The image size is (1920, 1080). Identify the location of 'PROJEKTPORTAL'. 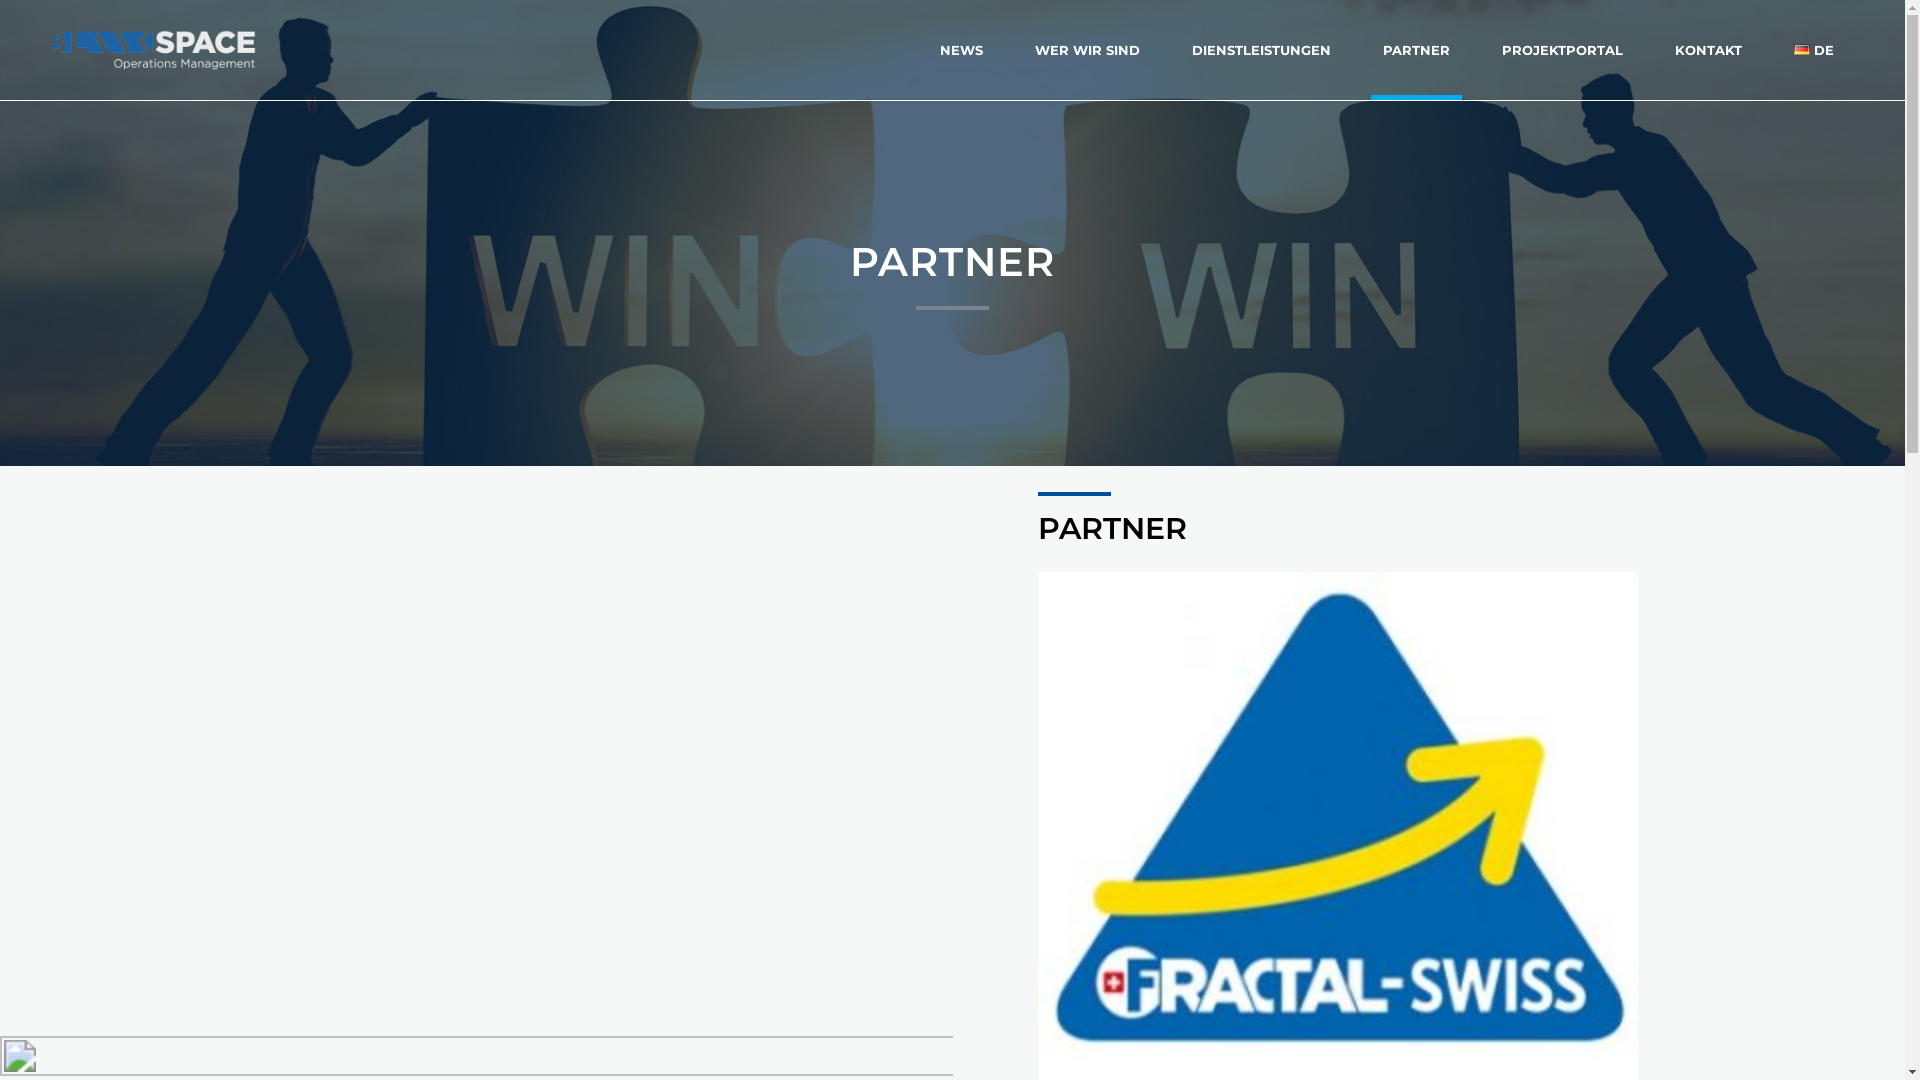
(1561, 49).